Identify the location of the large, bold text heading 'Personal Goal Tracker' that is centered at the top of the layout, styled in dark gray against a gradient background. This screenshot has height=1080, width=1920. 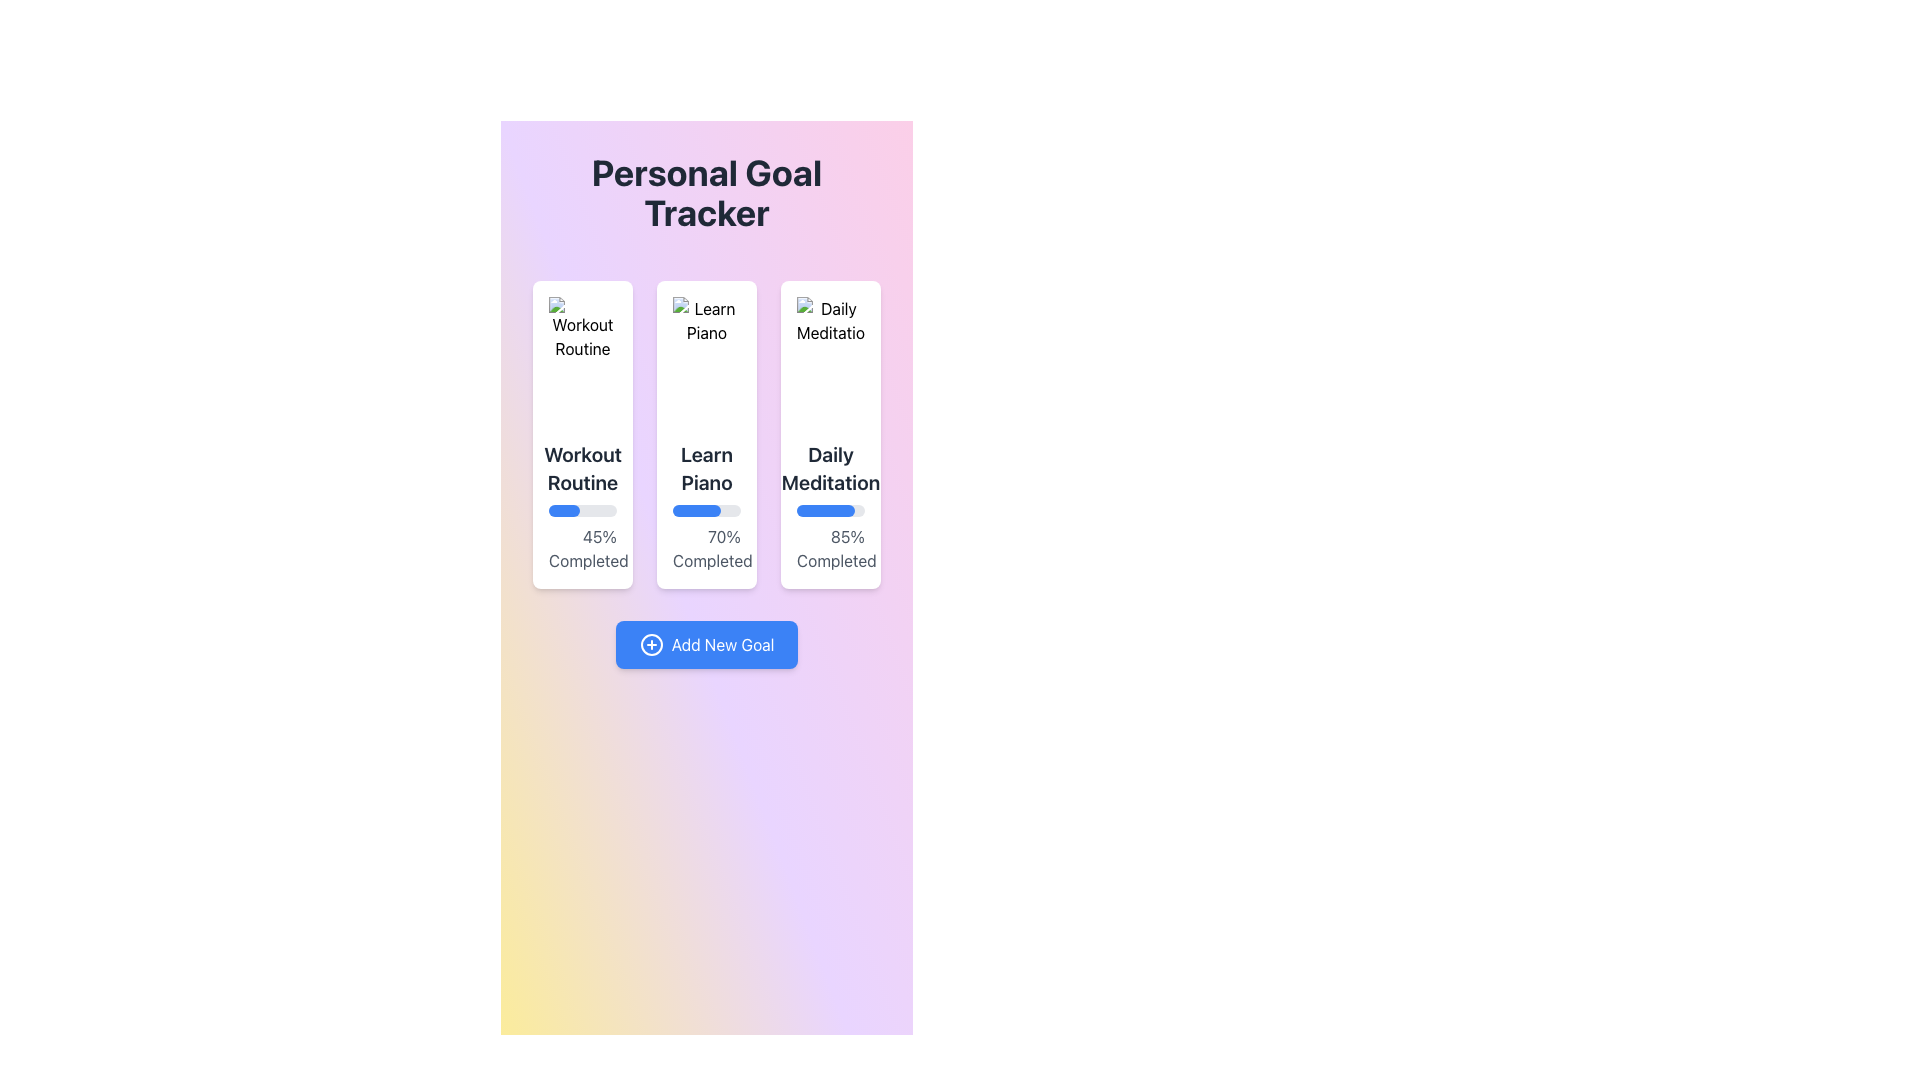
(706, 192).